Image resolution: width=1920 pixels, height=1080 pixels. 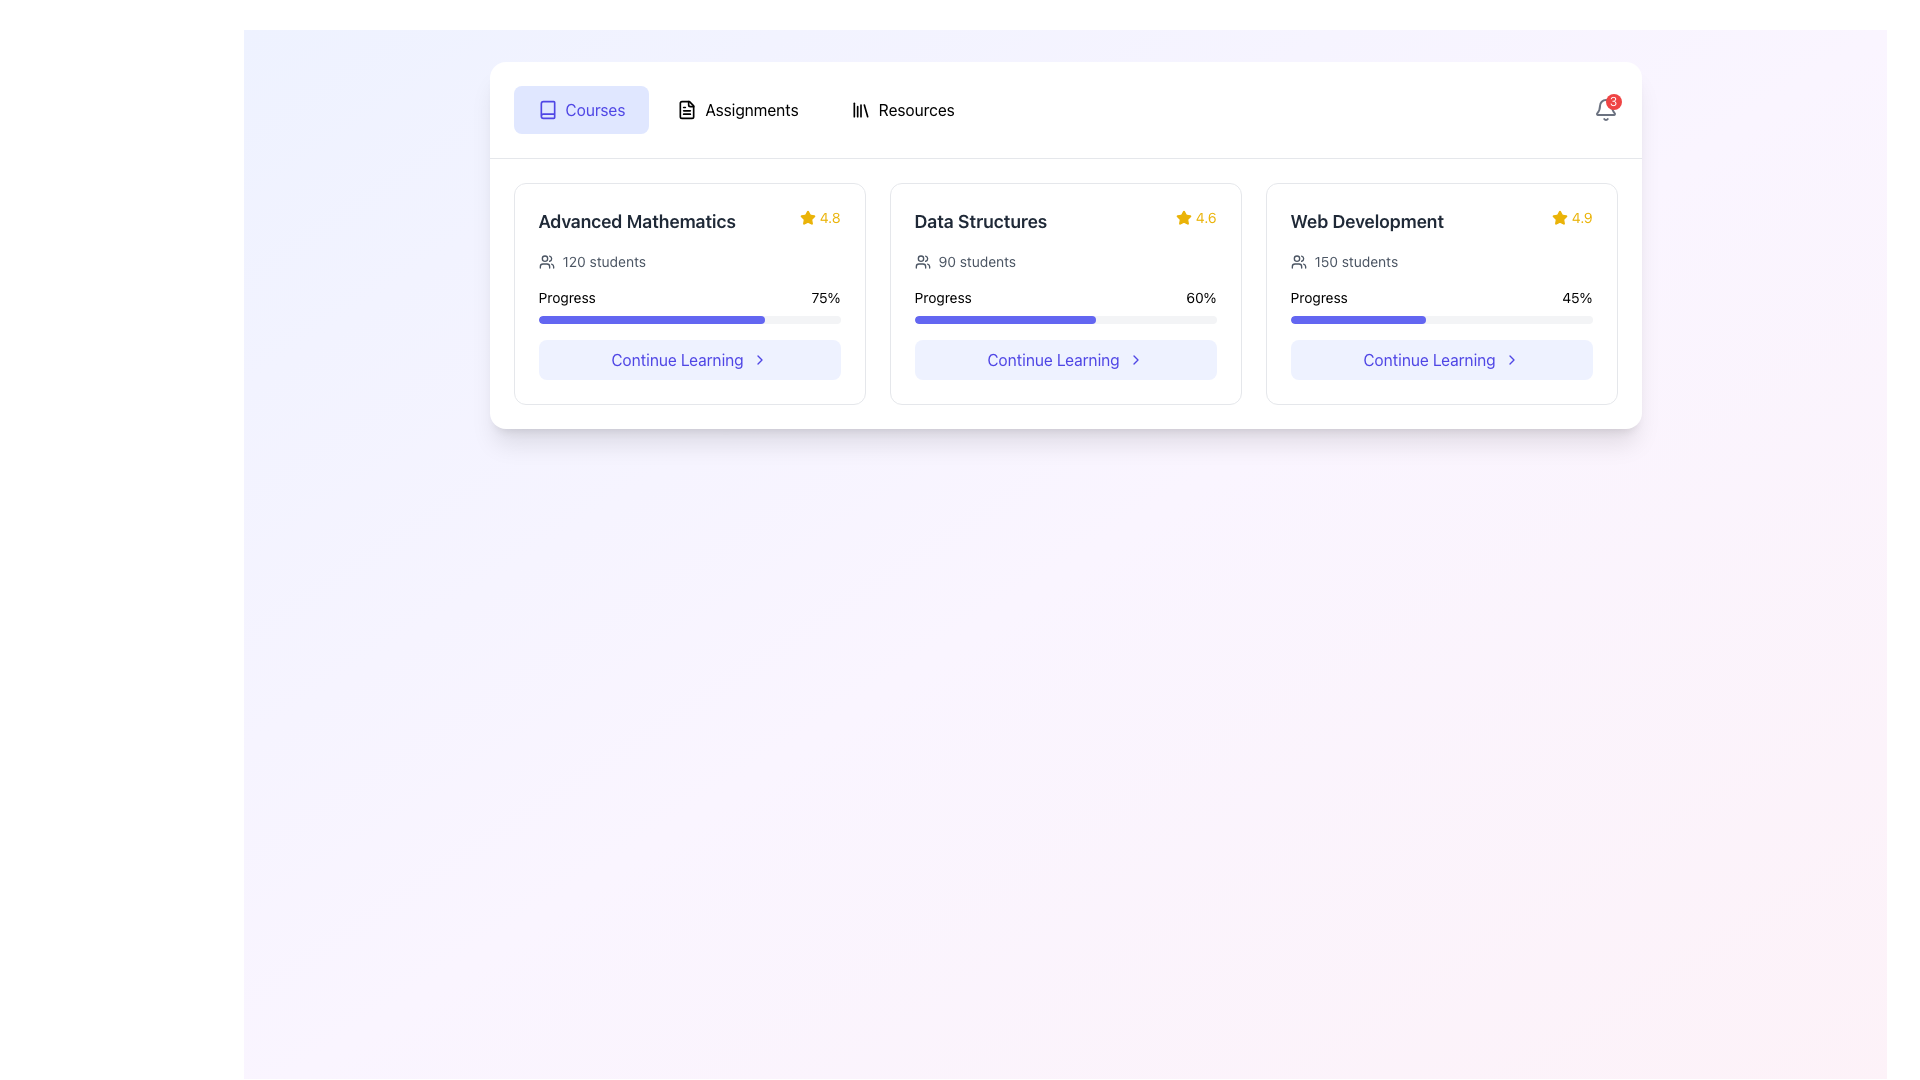 What do you see at coordinates (1558, 218) in the screenshot?
I see `the star rating icon located in the top right corner of the 'Web Development' card, which visually represents a rating of 4.9` at bounding box center [1558, 218].